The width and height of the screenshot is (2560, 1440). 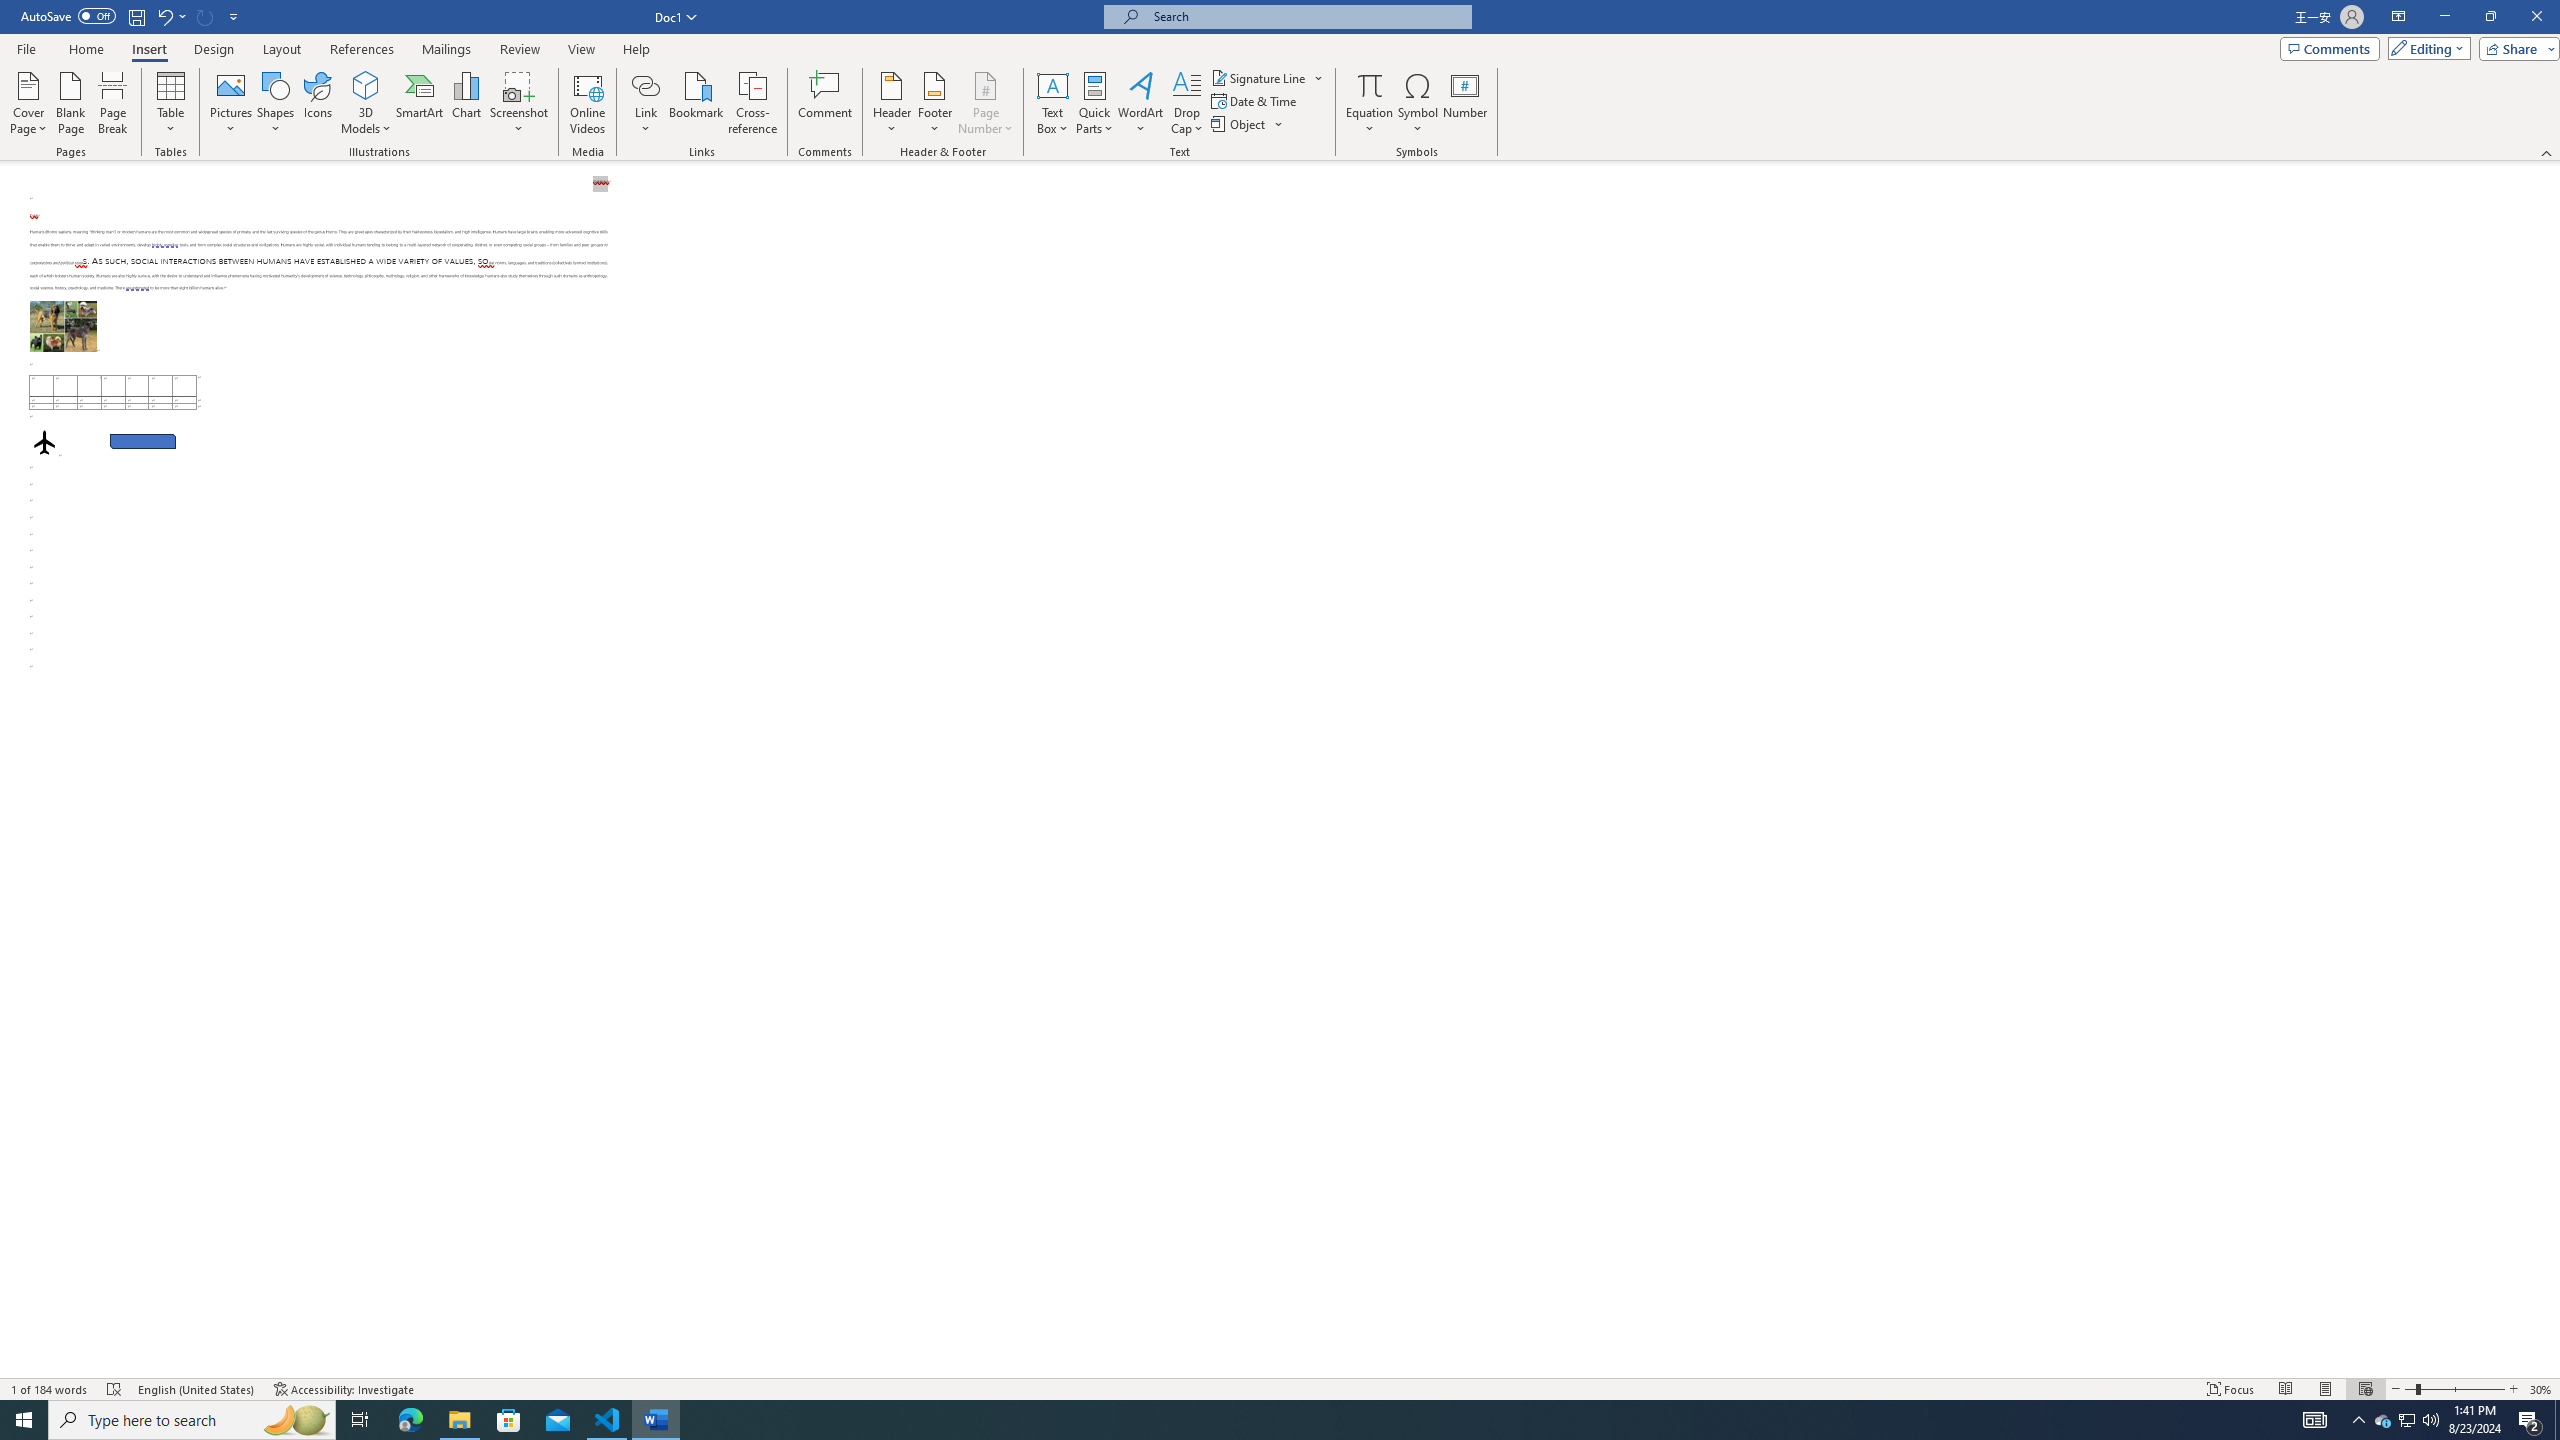 What do you see at coordinates (147, 49) in the screenshot?
I see `'Insert'` at bounding box center [147, 49].